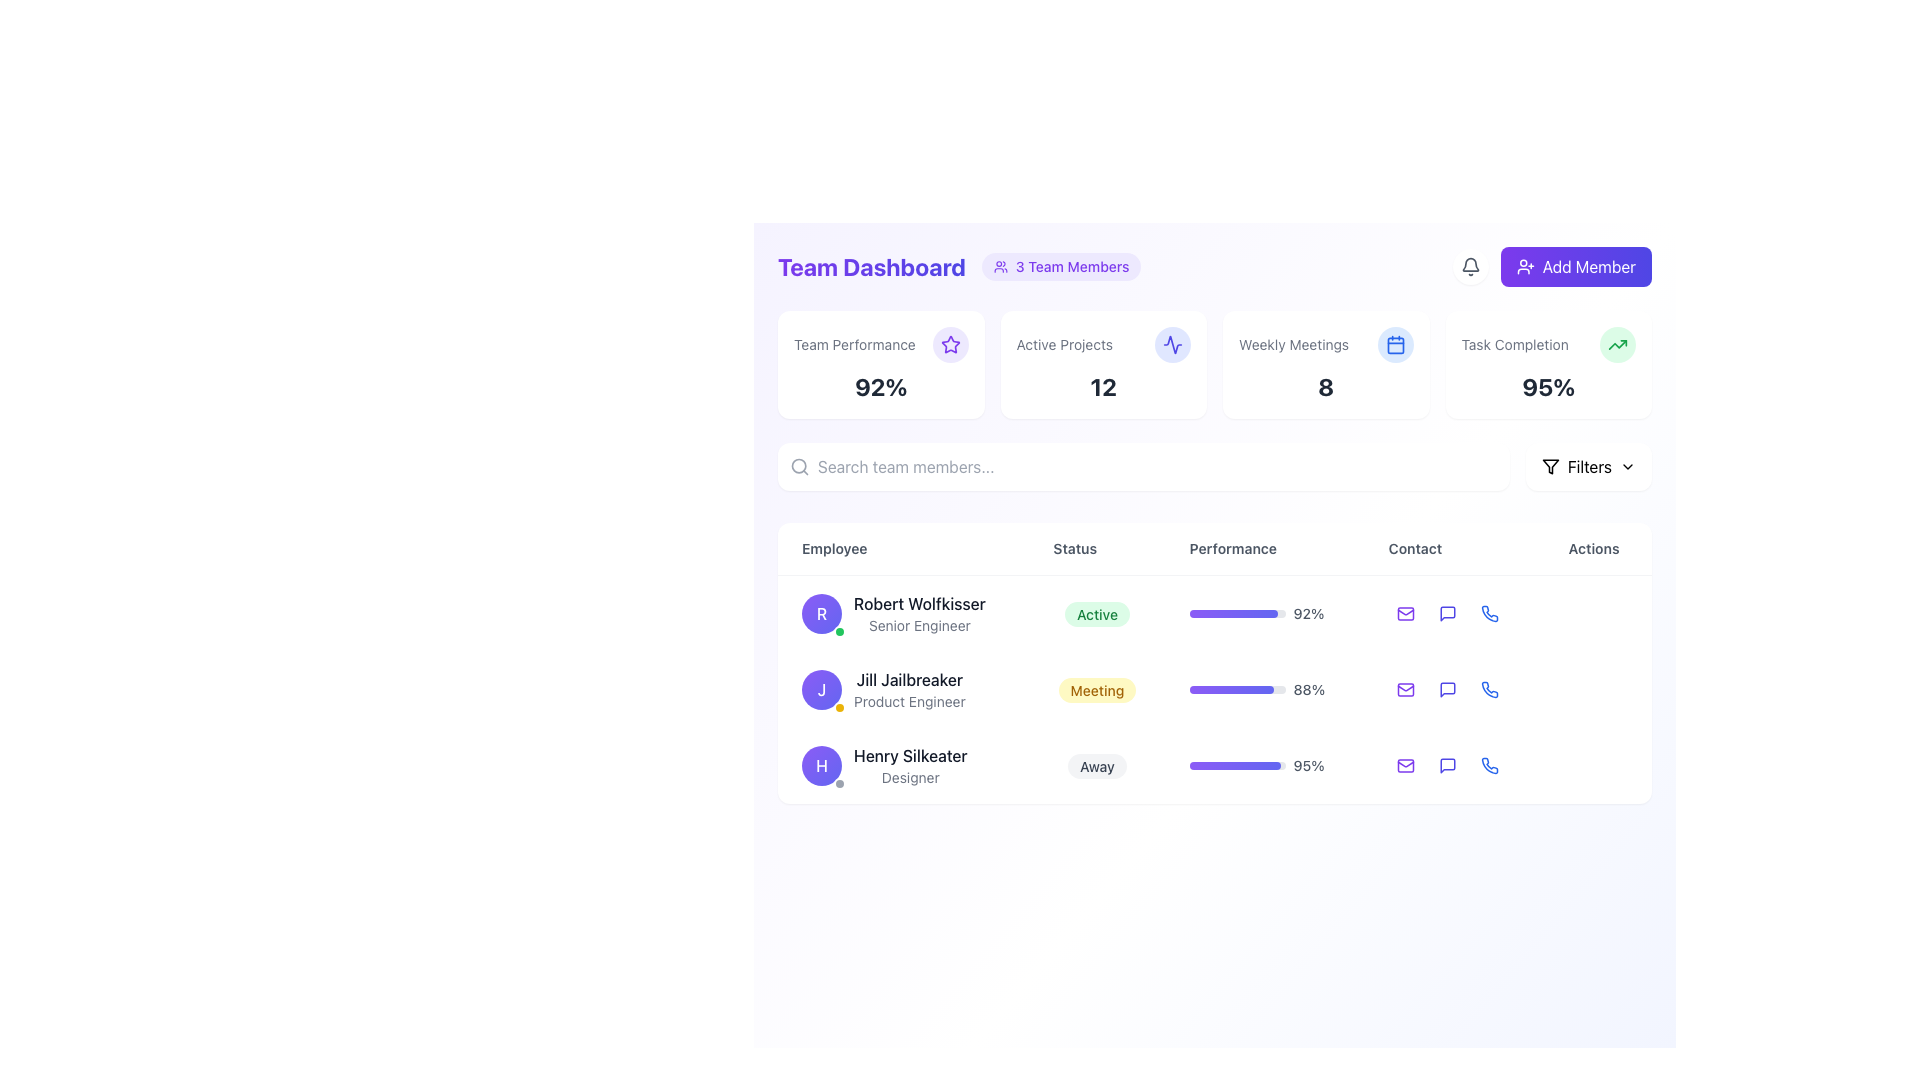 The height and width of the screenshot is (1080, 1920). Describe the element at coordinates (1404, 764) in the screenshot. I see `the vector graphic element that visually complements the envelope icon in the 'Contact' column of the interactive table` at that location.